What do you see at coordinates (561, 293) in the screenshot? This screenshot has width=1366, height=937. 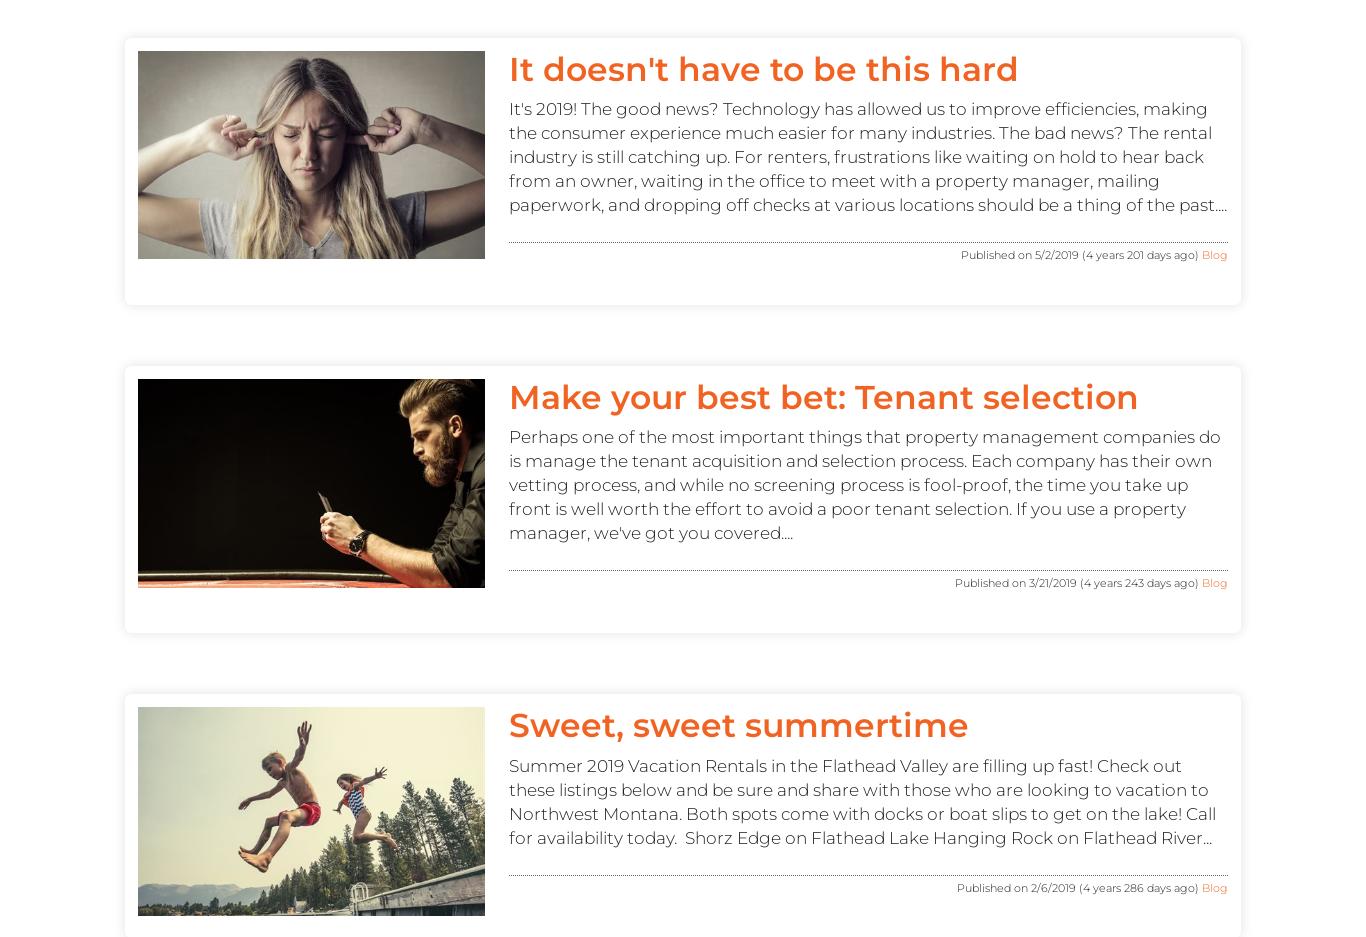 I see `'Contact'` at bounding box center [561, 293].